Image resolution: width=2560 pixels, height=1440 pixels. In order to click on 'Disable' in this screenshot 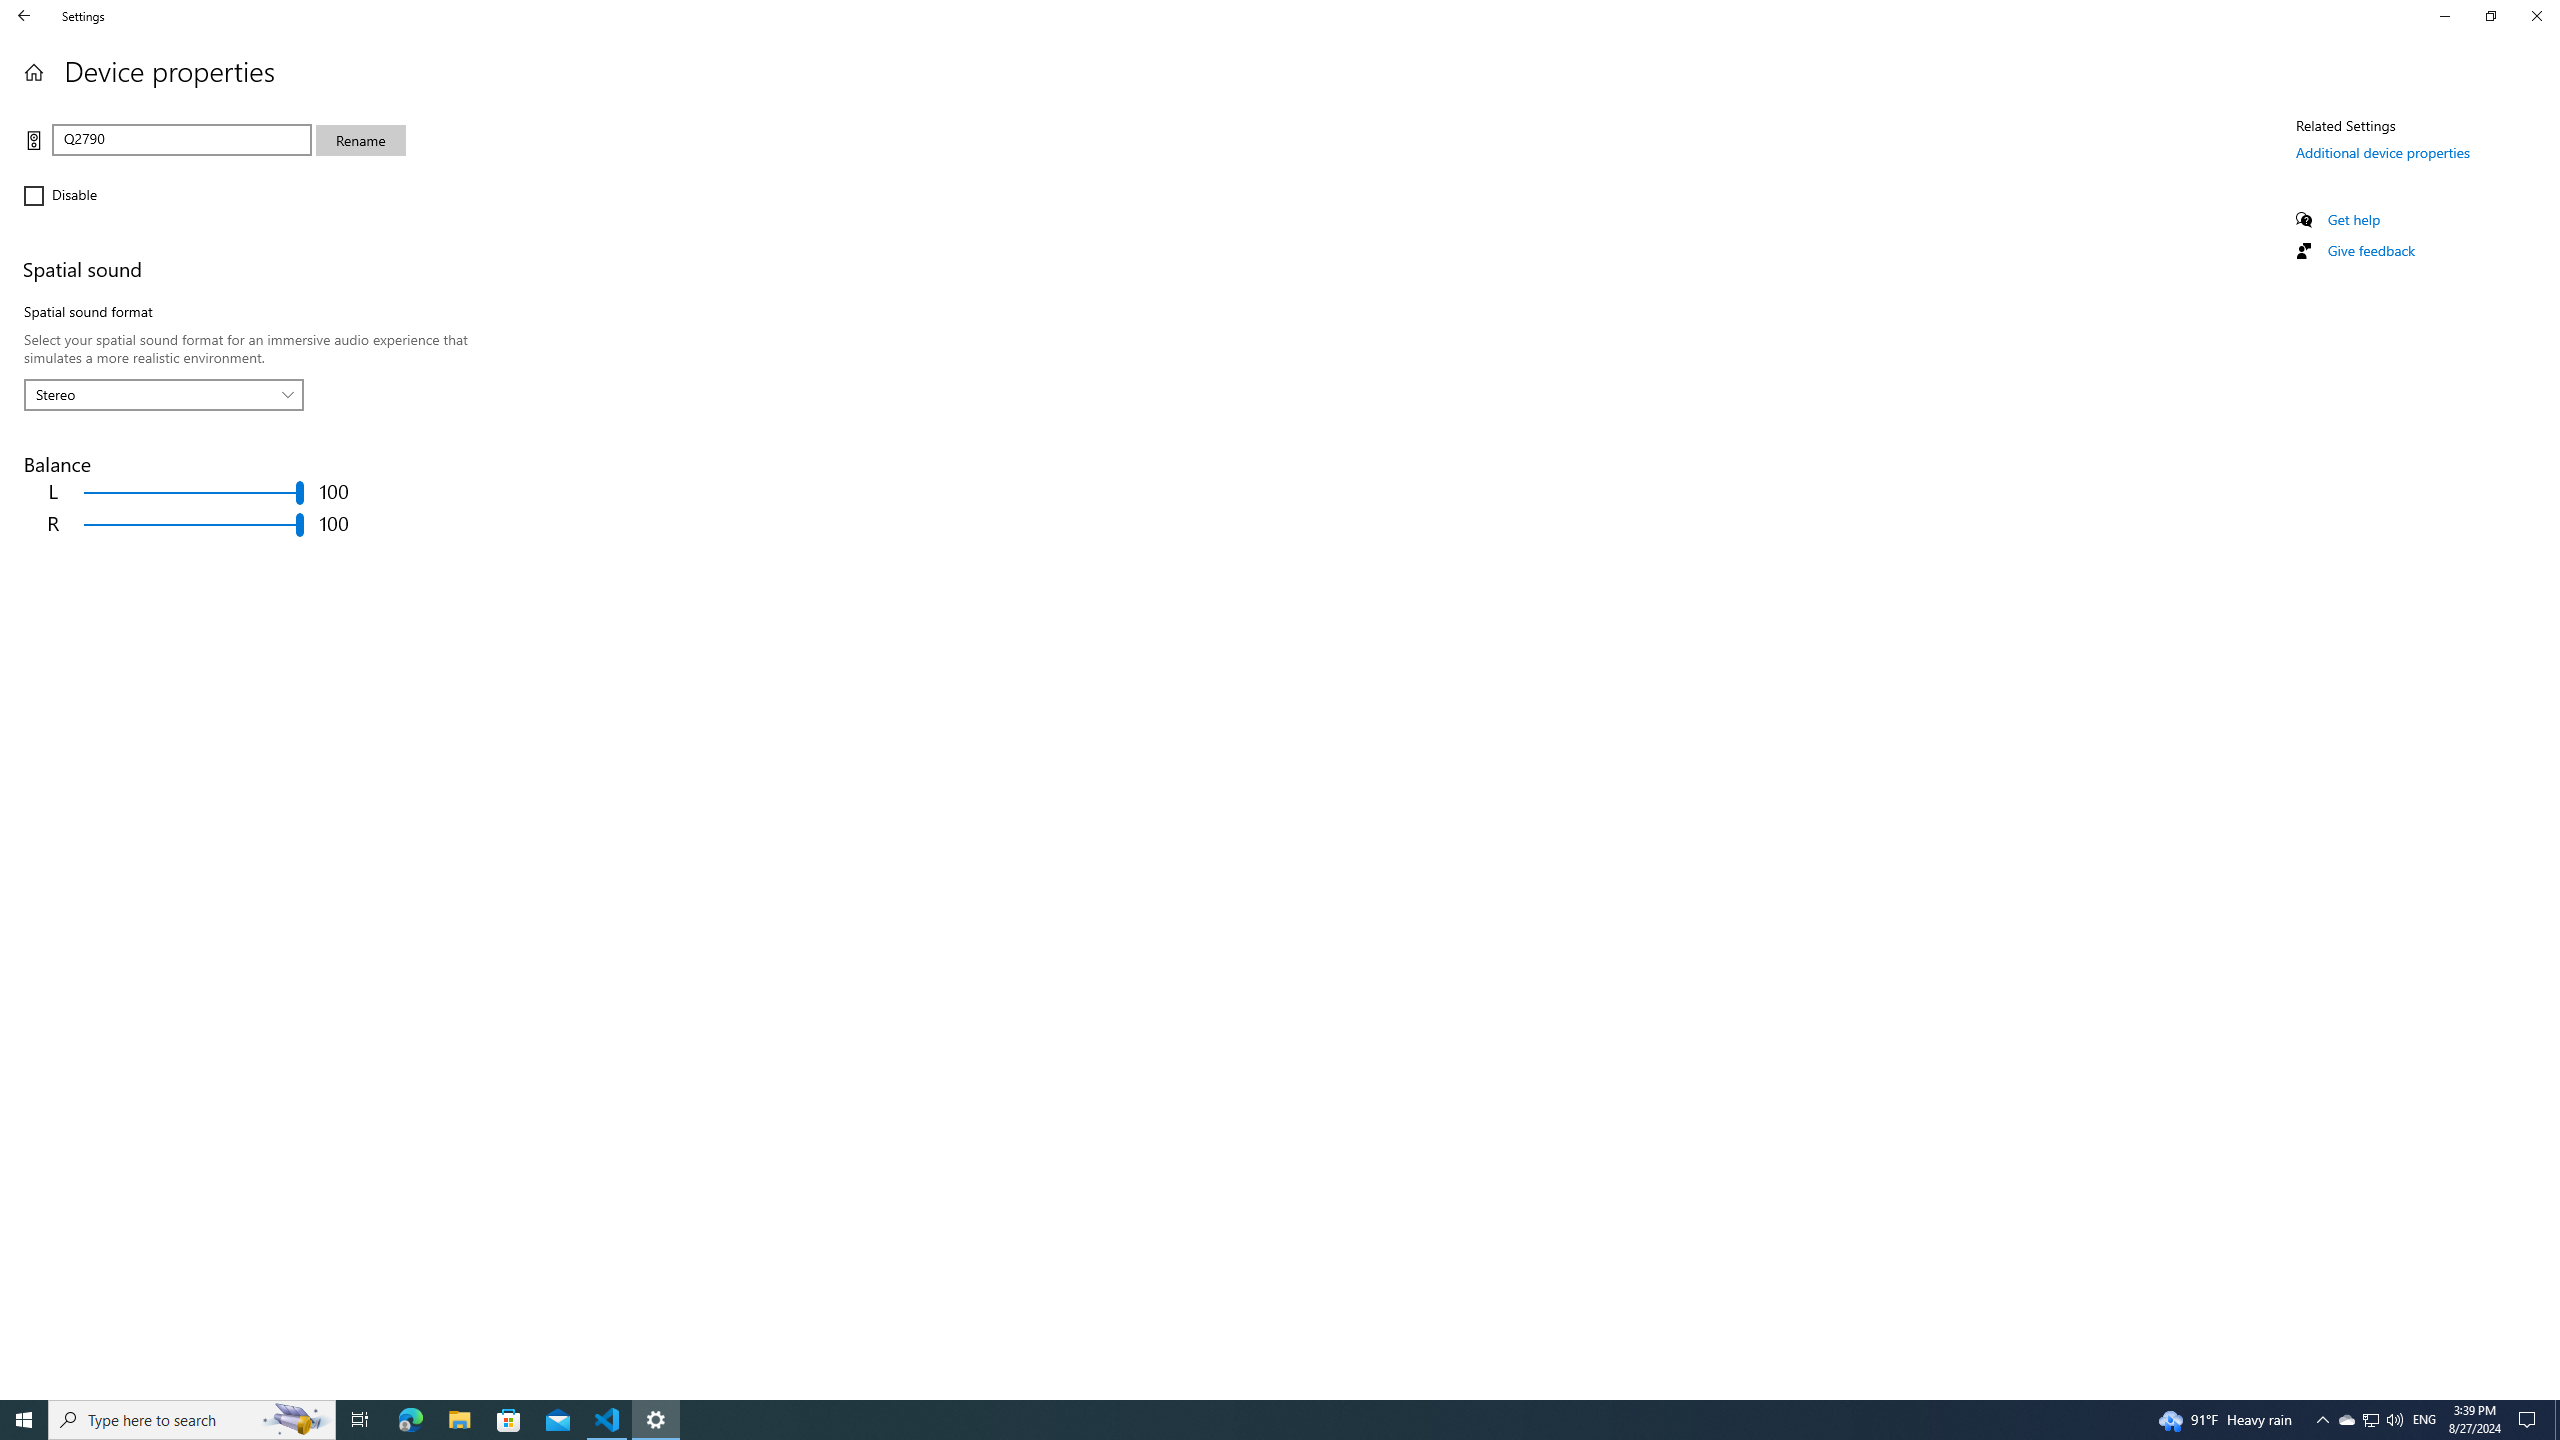, I will do `click(82, 195)`.